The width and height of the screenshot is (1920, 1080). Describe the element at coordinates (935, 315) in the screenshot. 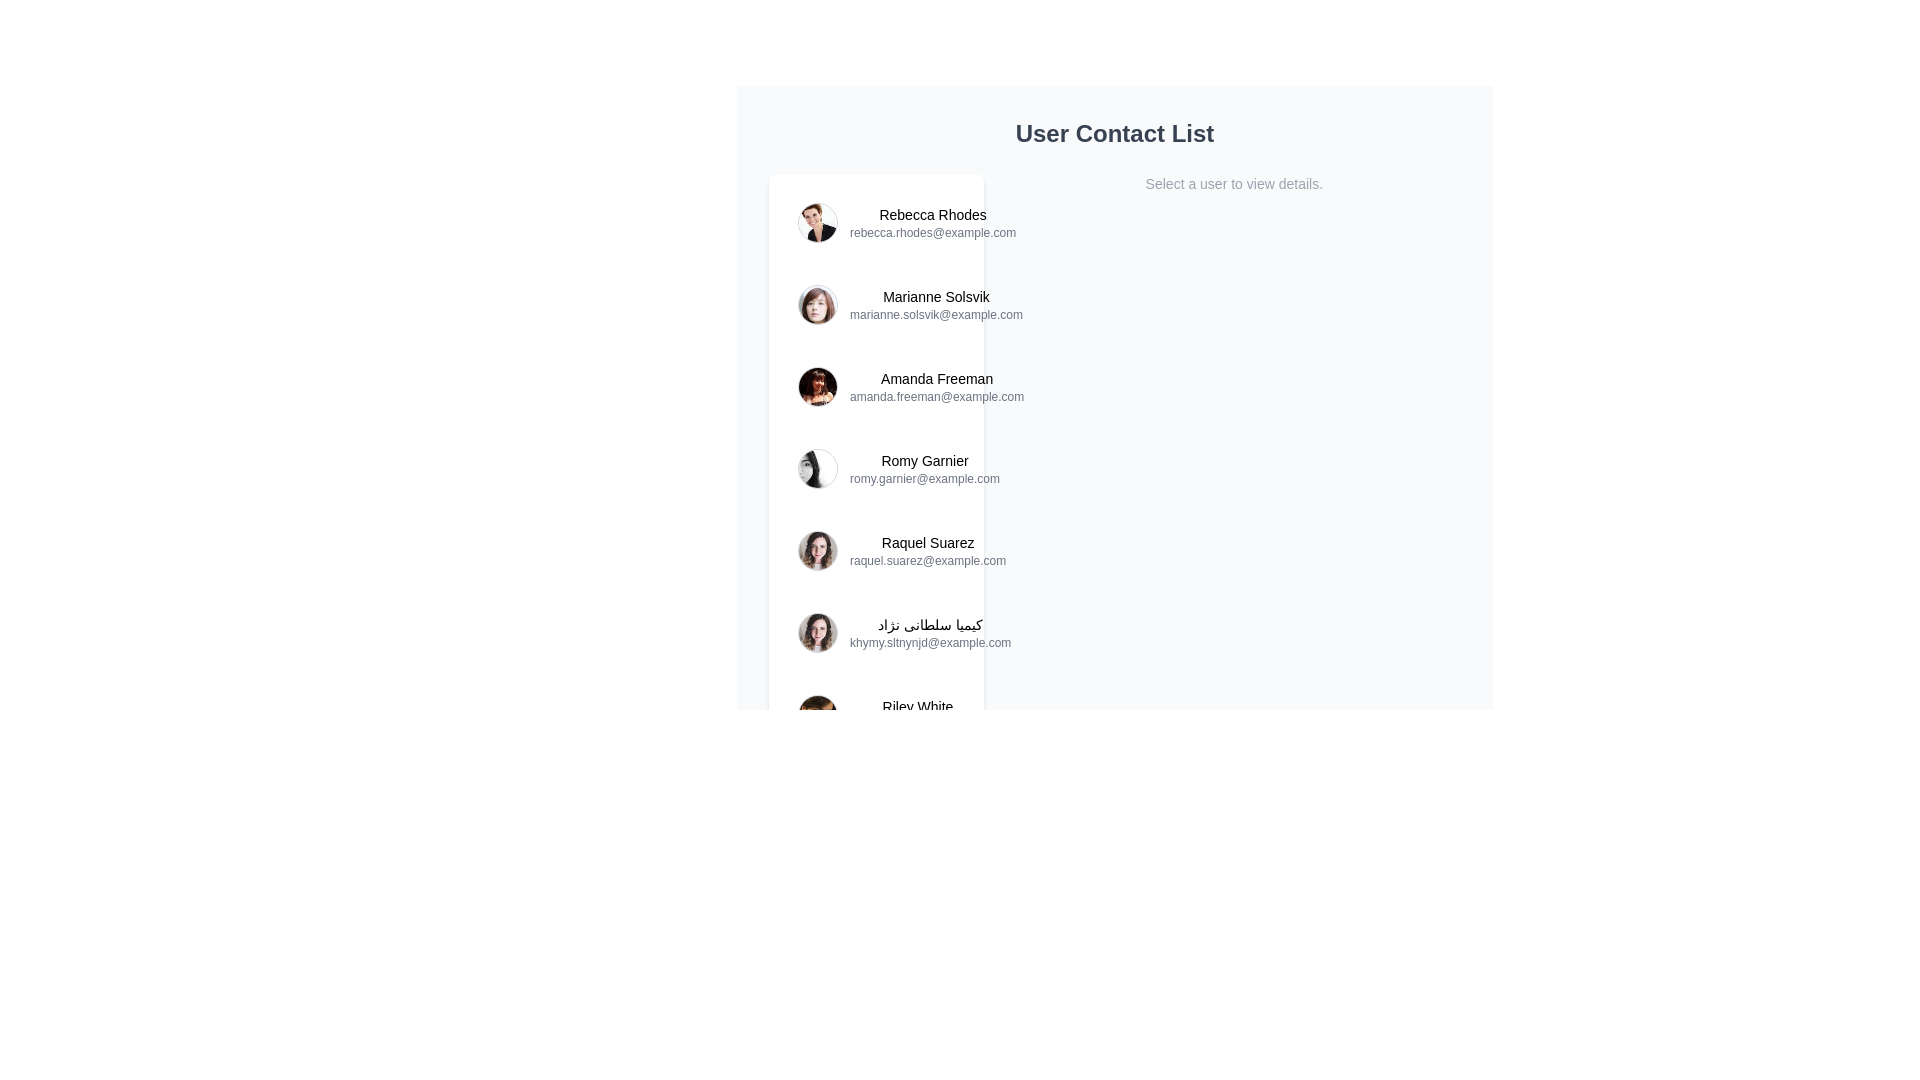

I see `the text element displaying the email address 'marianne.solsvik@example.com', which is located beneath the name 'Marianne Solsvik' in the contact information tile` at that location.